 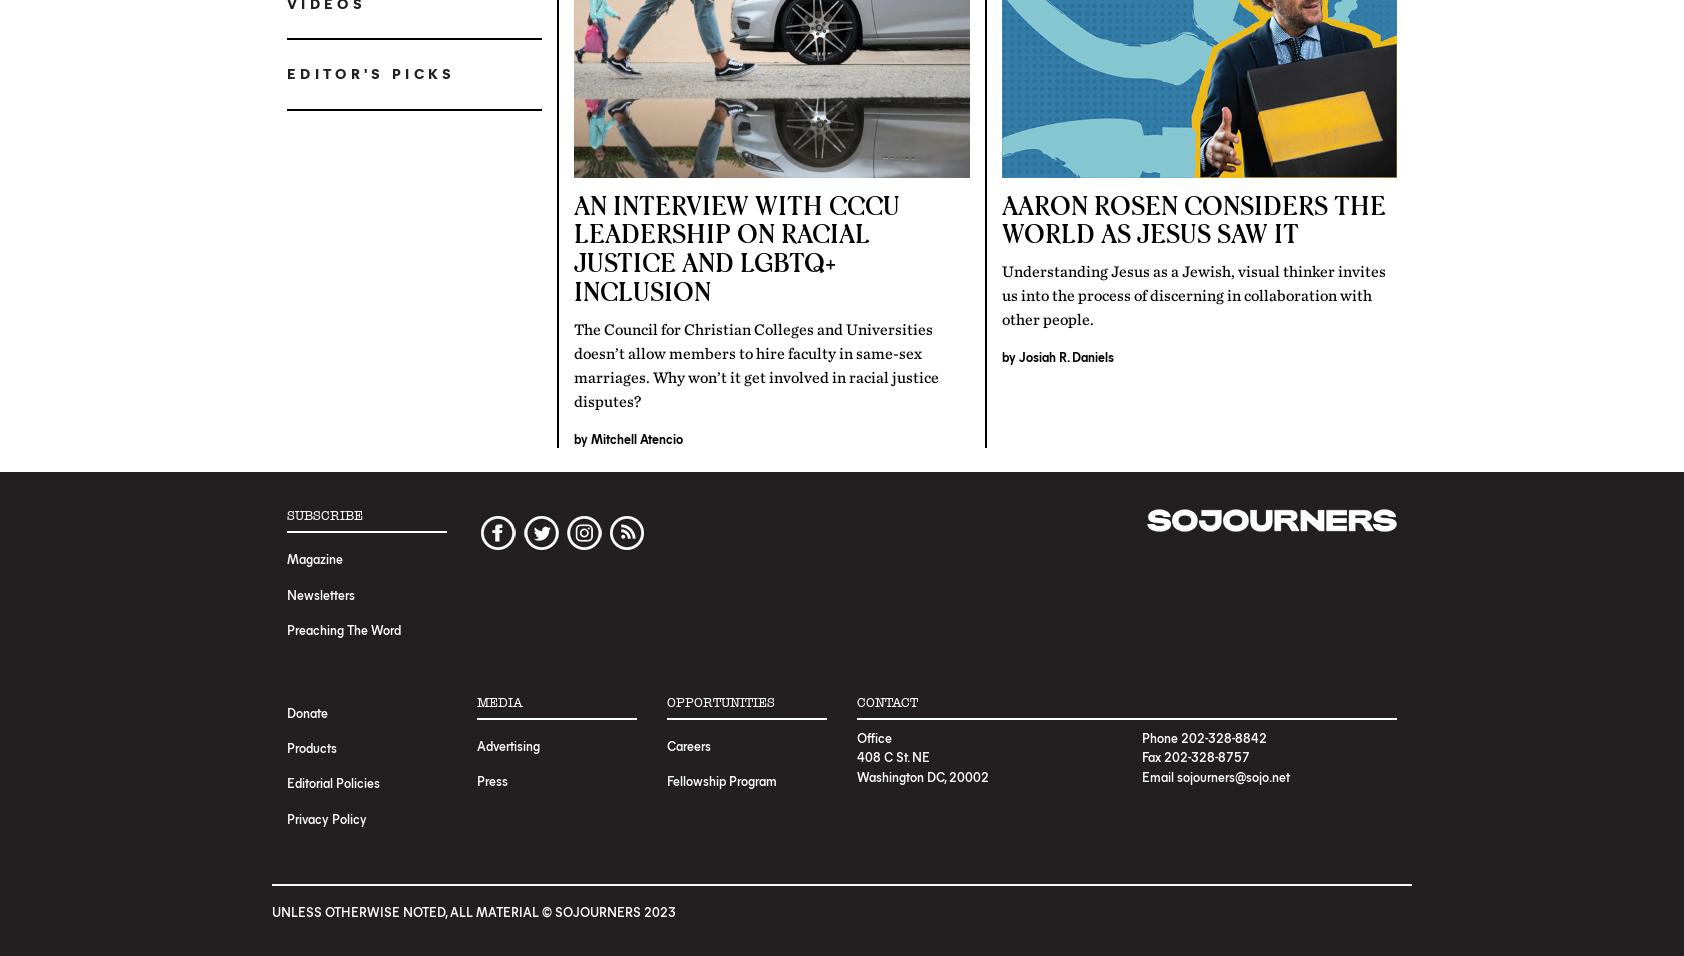 I want to click on 'Editor's Picks', so click(x=286, y=72).